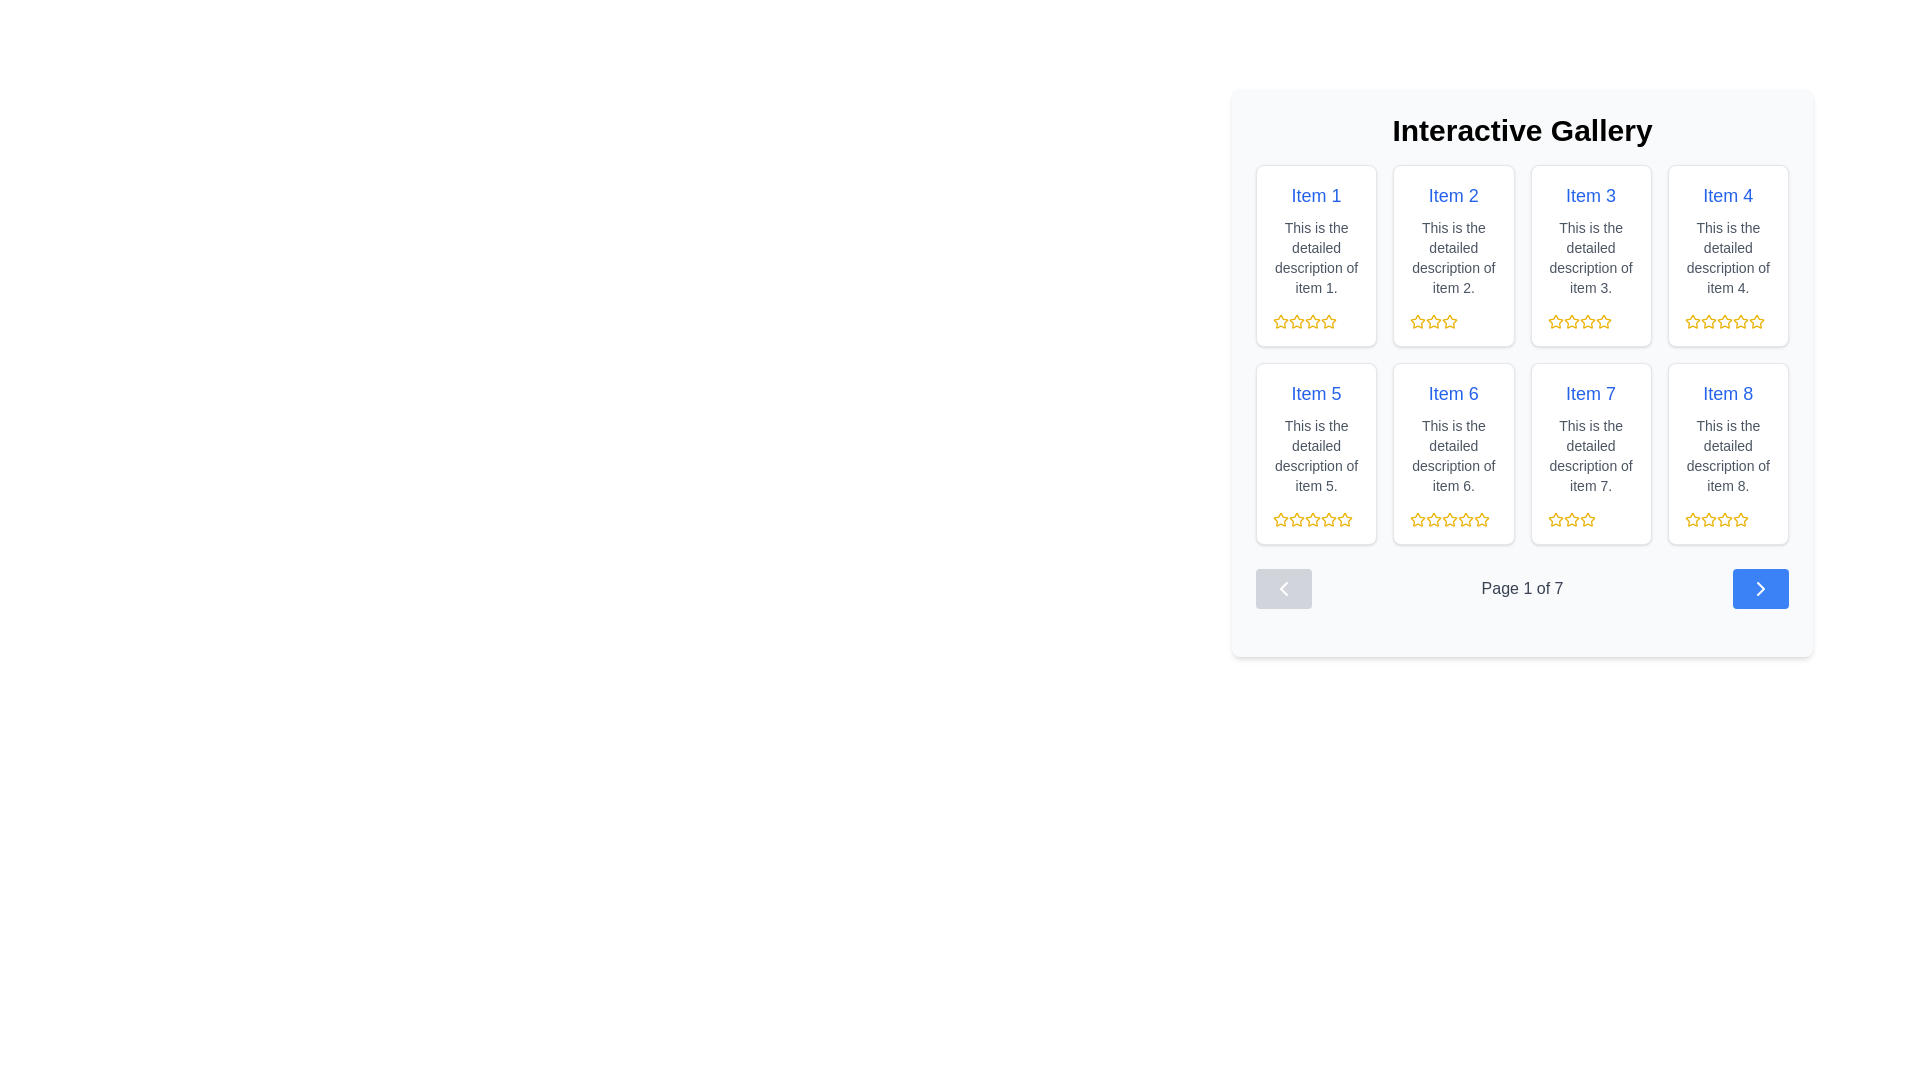  I want to click on the fourth interactive star icon in the bottom right card of the interactive gallery grid to rate the corresponding item, so click(1723, 519).